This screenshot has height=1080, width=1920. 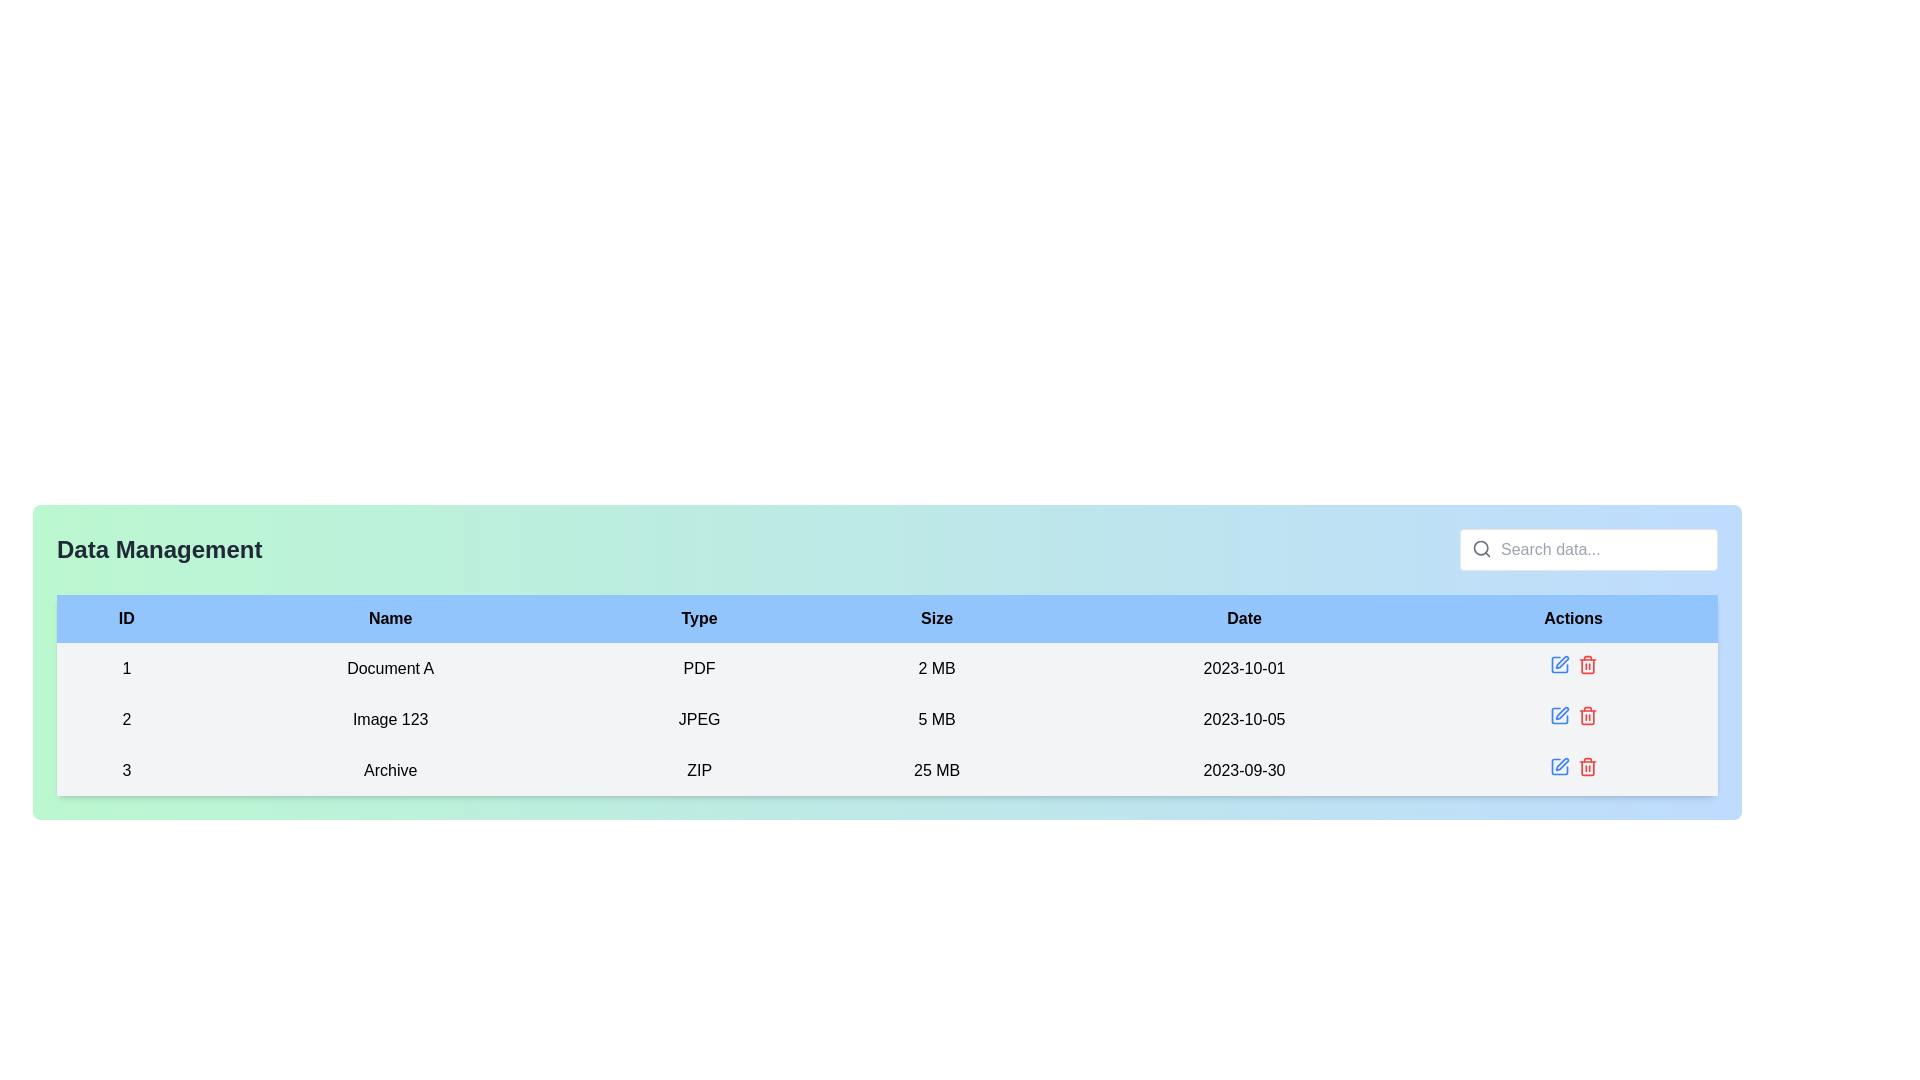 What do you see at coordinates (1243, 617) in the screenshot?
I see `the 'Date' text label, which is the fifth column header in the table, displayed in black text on a blue background, located between the 'Size' and 'Actions' headers` at bounding box center [1243, 617].